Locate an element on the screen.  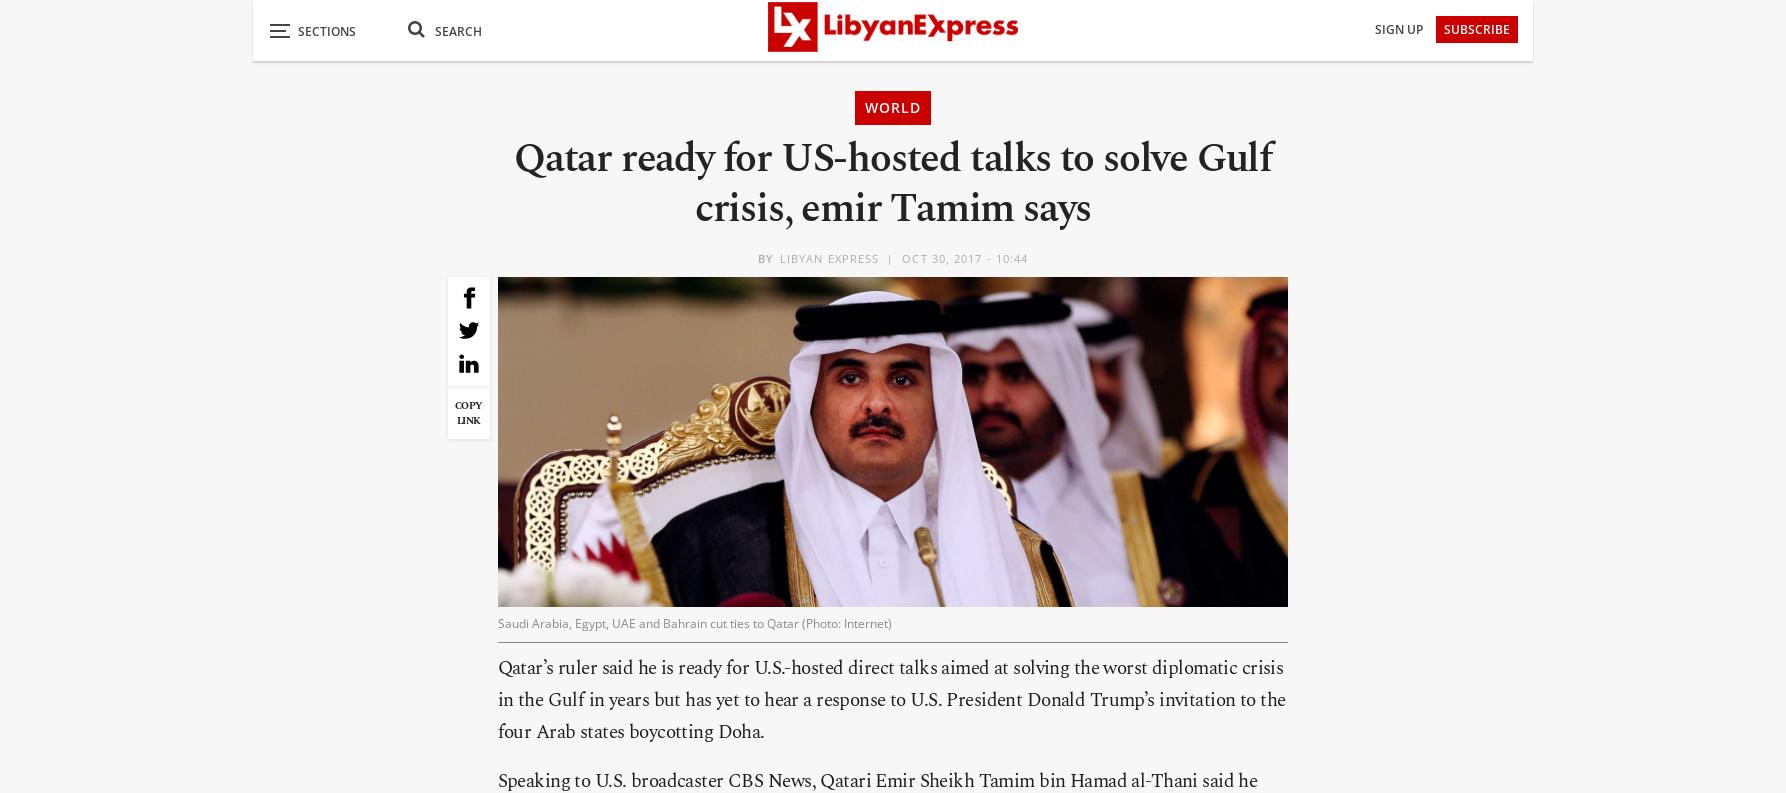
'Qatar’s ruler said he is ready for U.S.-hosted direct talks aimed at solving the worst diplomatic crisis in the Gulf in years but has yet to hear a response to U.S. President Donald Trump’s invitation to the four Arab states boycotting Doha.' is located at coordinates (890, 699).